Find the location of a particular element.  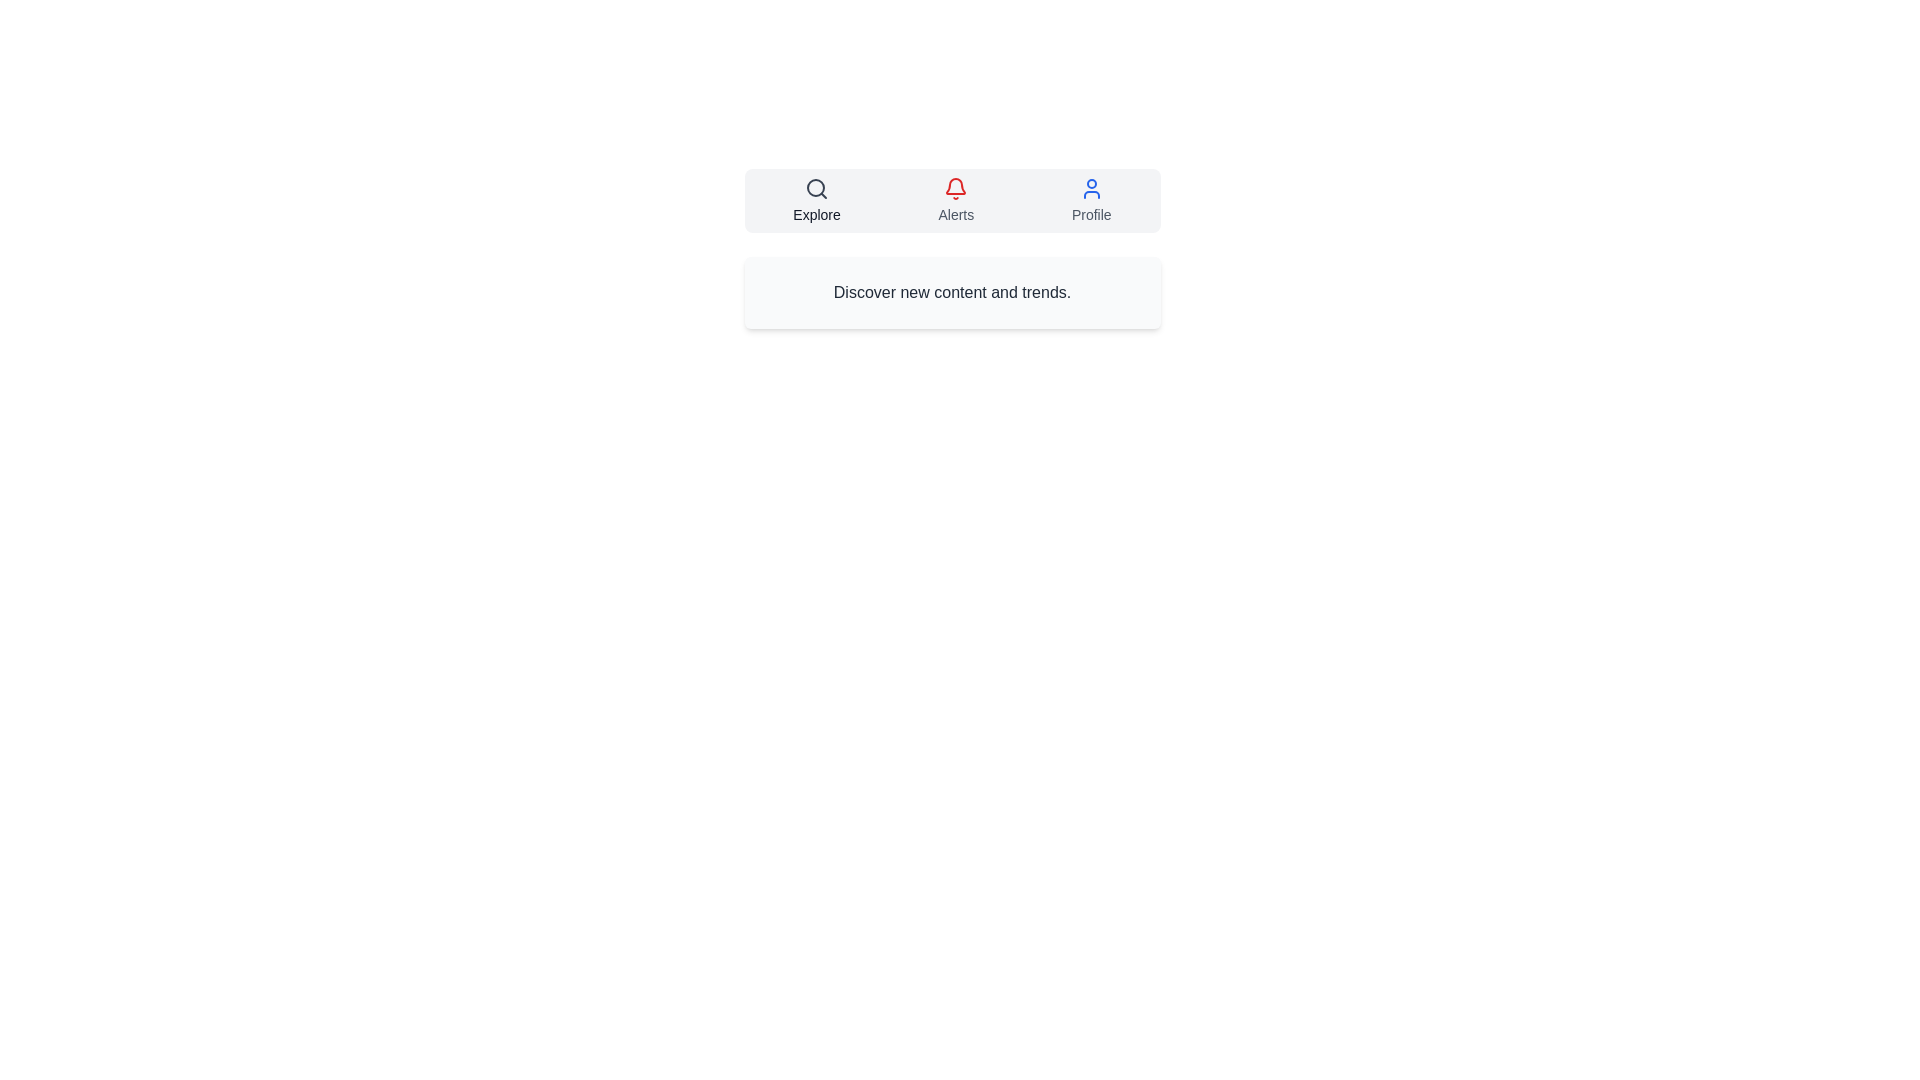

the Profile tab to view its content is located at coordinates (1089, 200).